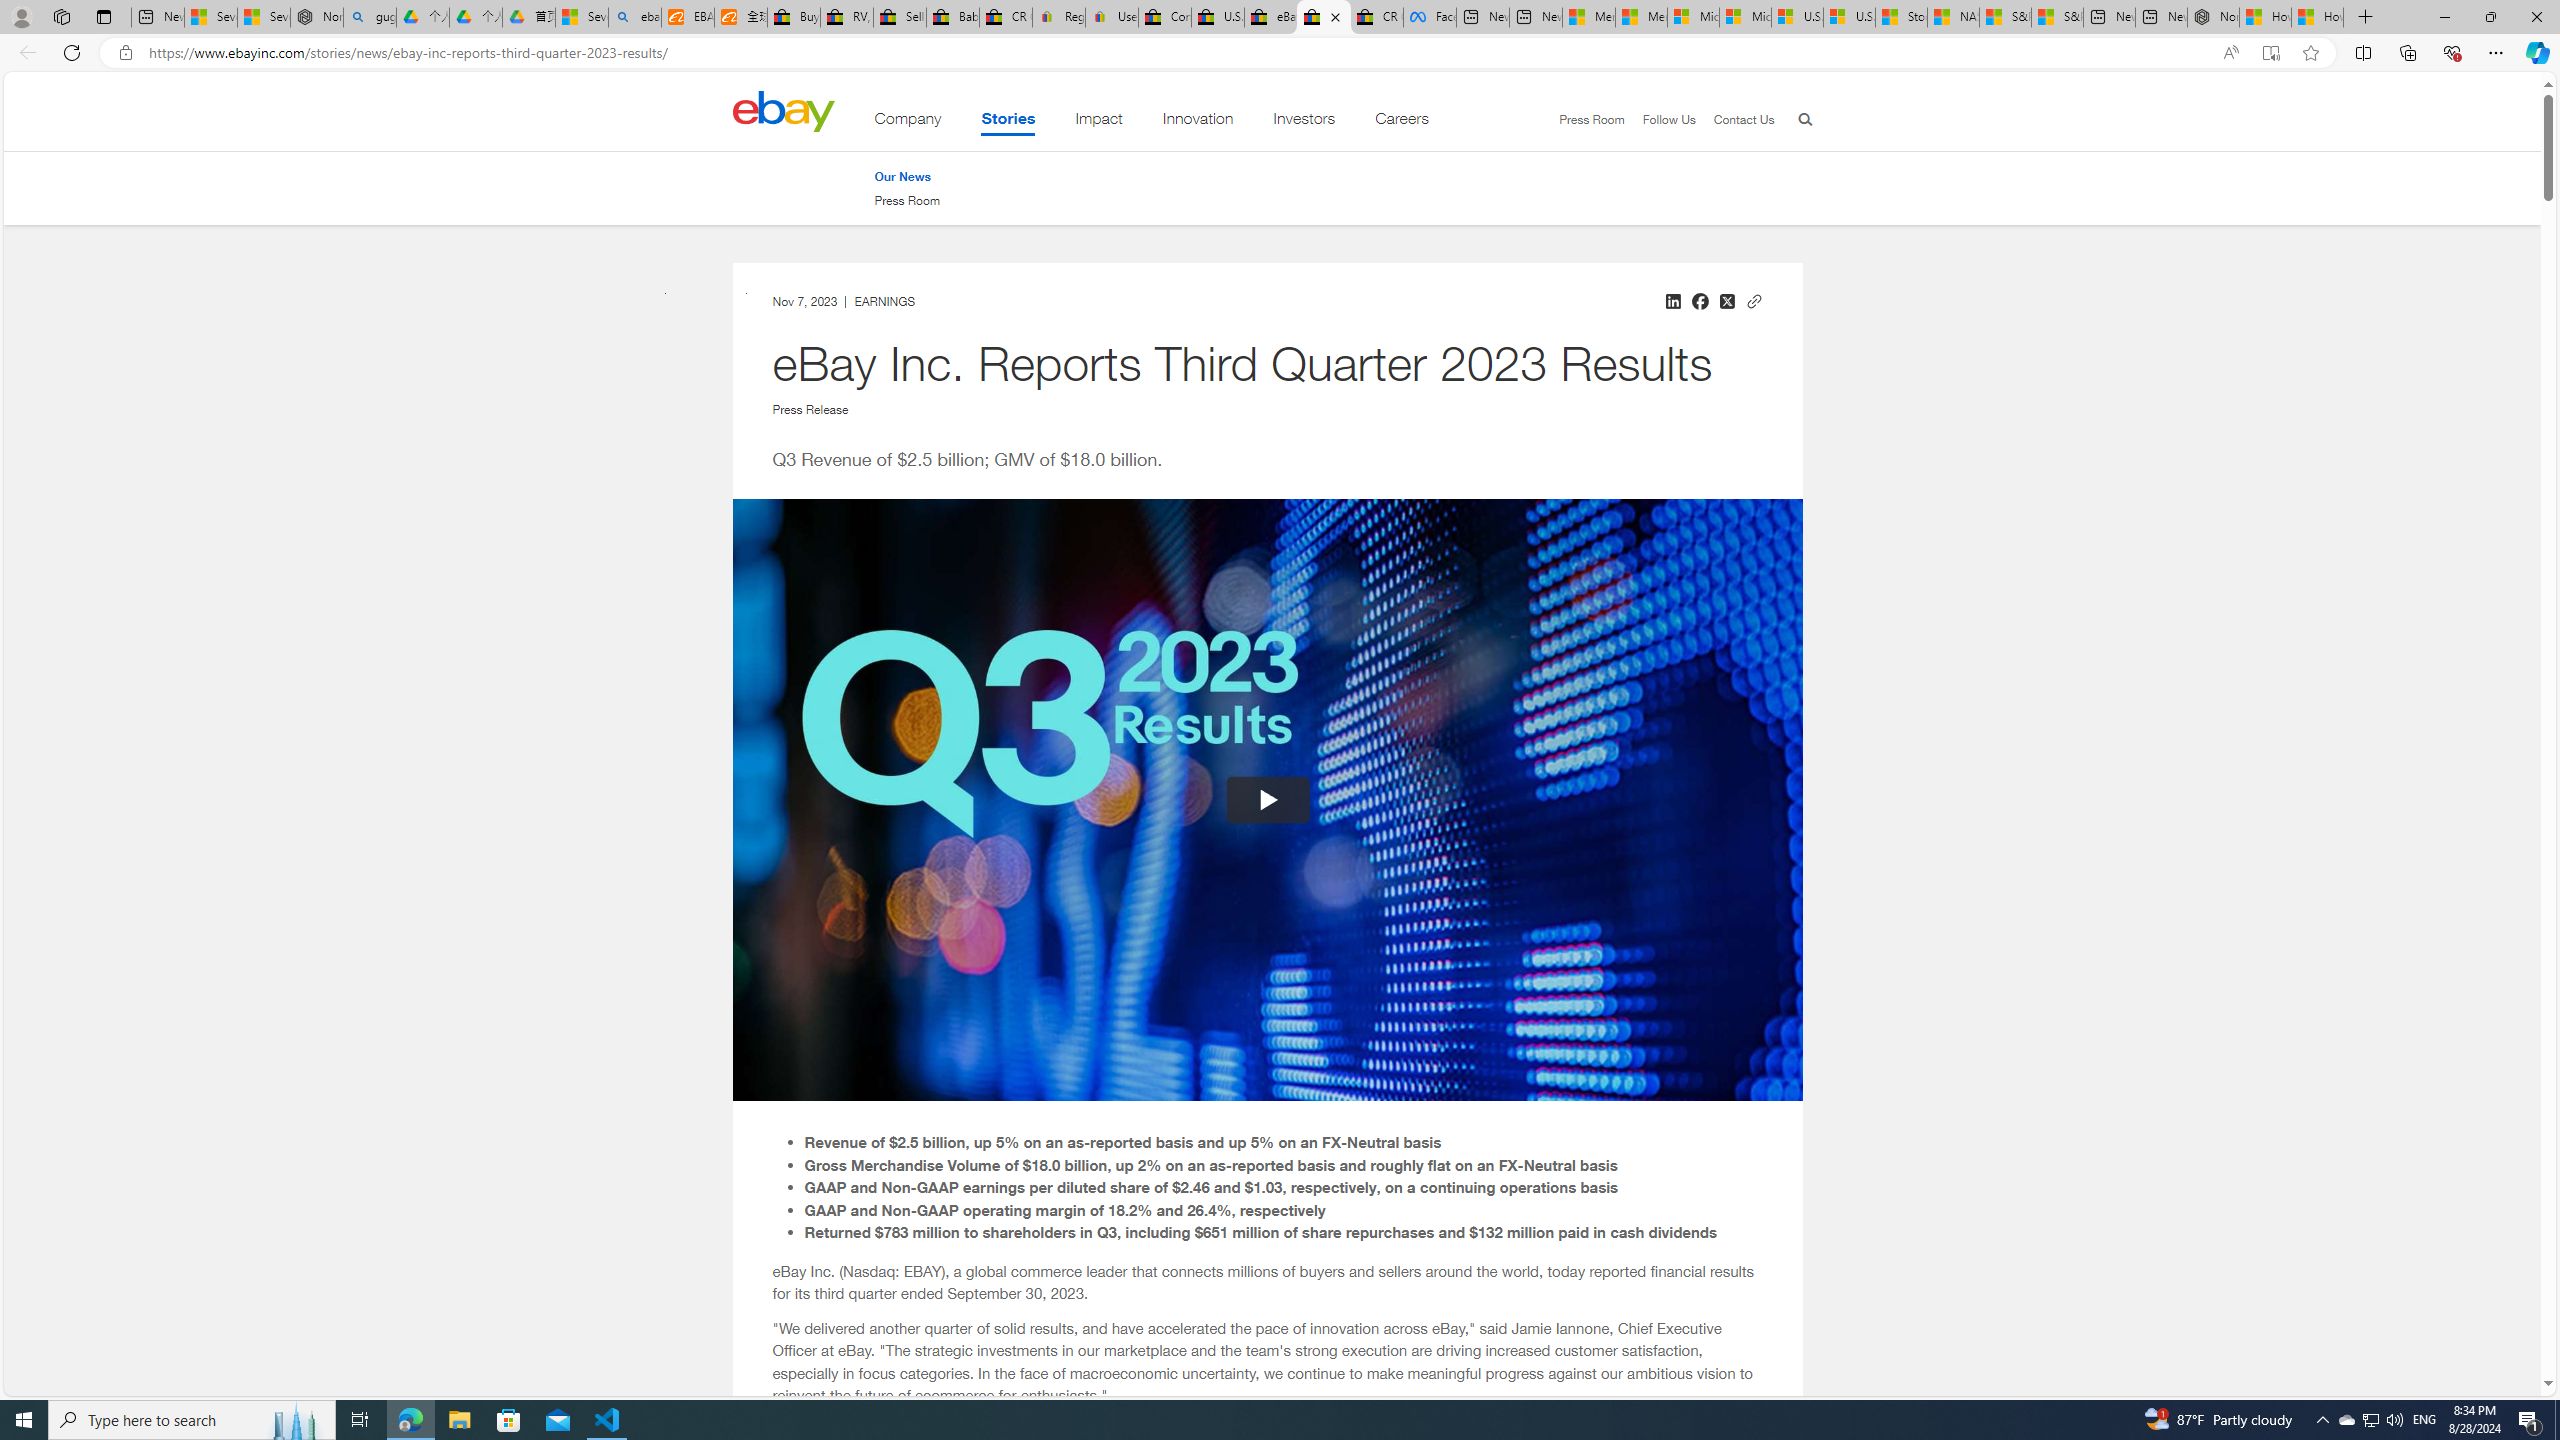 The width and height of the screenshot is (2560, 1440). I want to click on 'Register: Create a personal eBay account', so click(1057, 16).